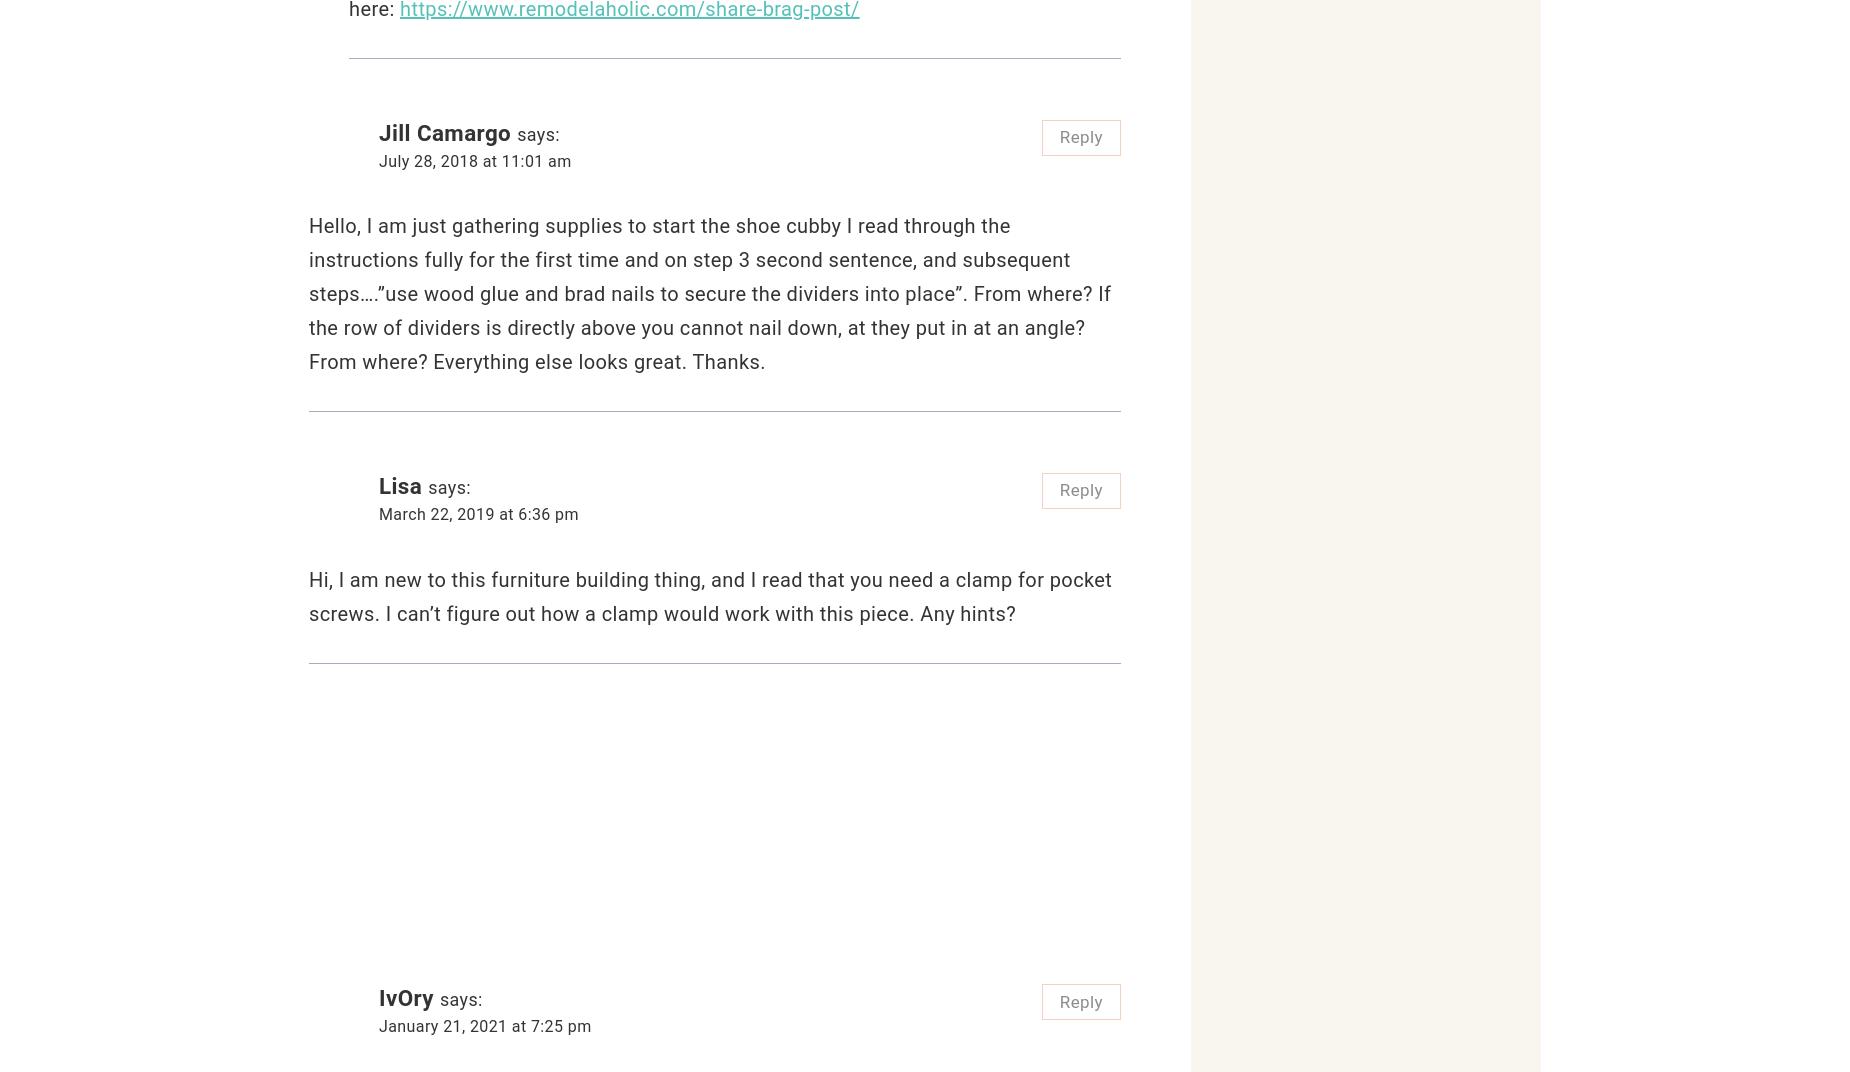  Describe the element at coordinates (485, 1025) in the screenshot. I see `'January 21, 2021 at 7:25 pm'` at that location.